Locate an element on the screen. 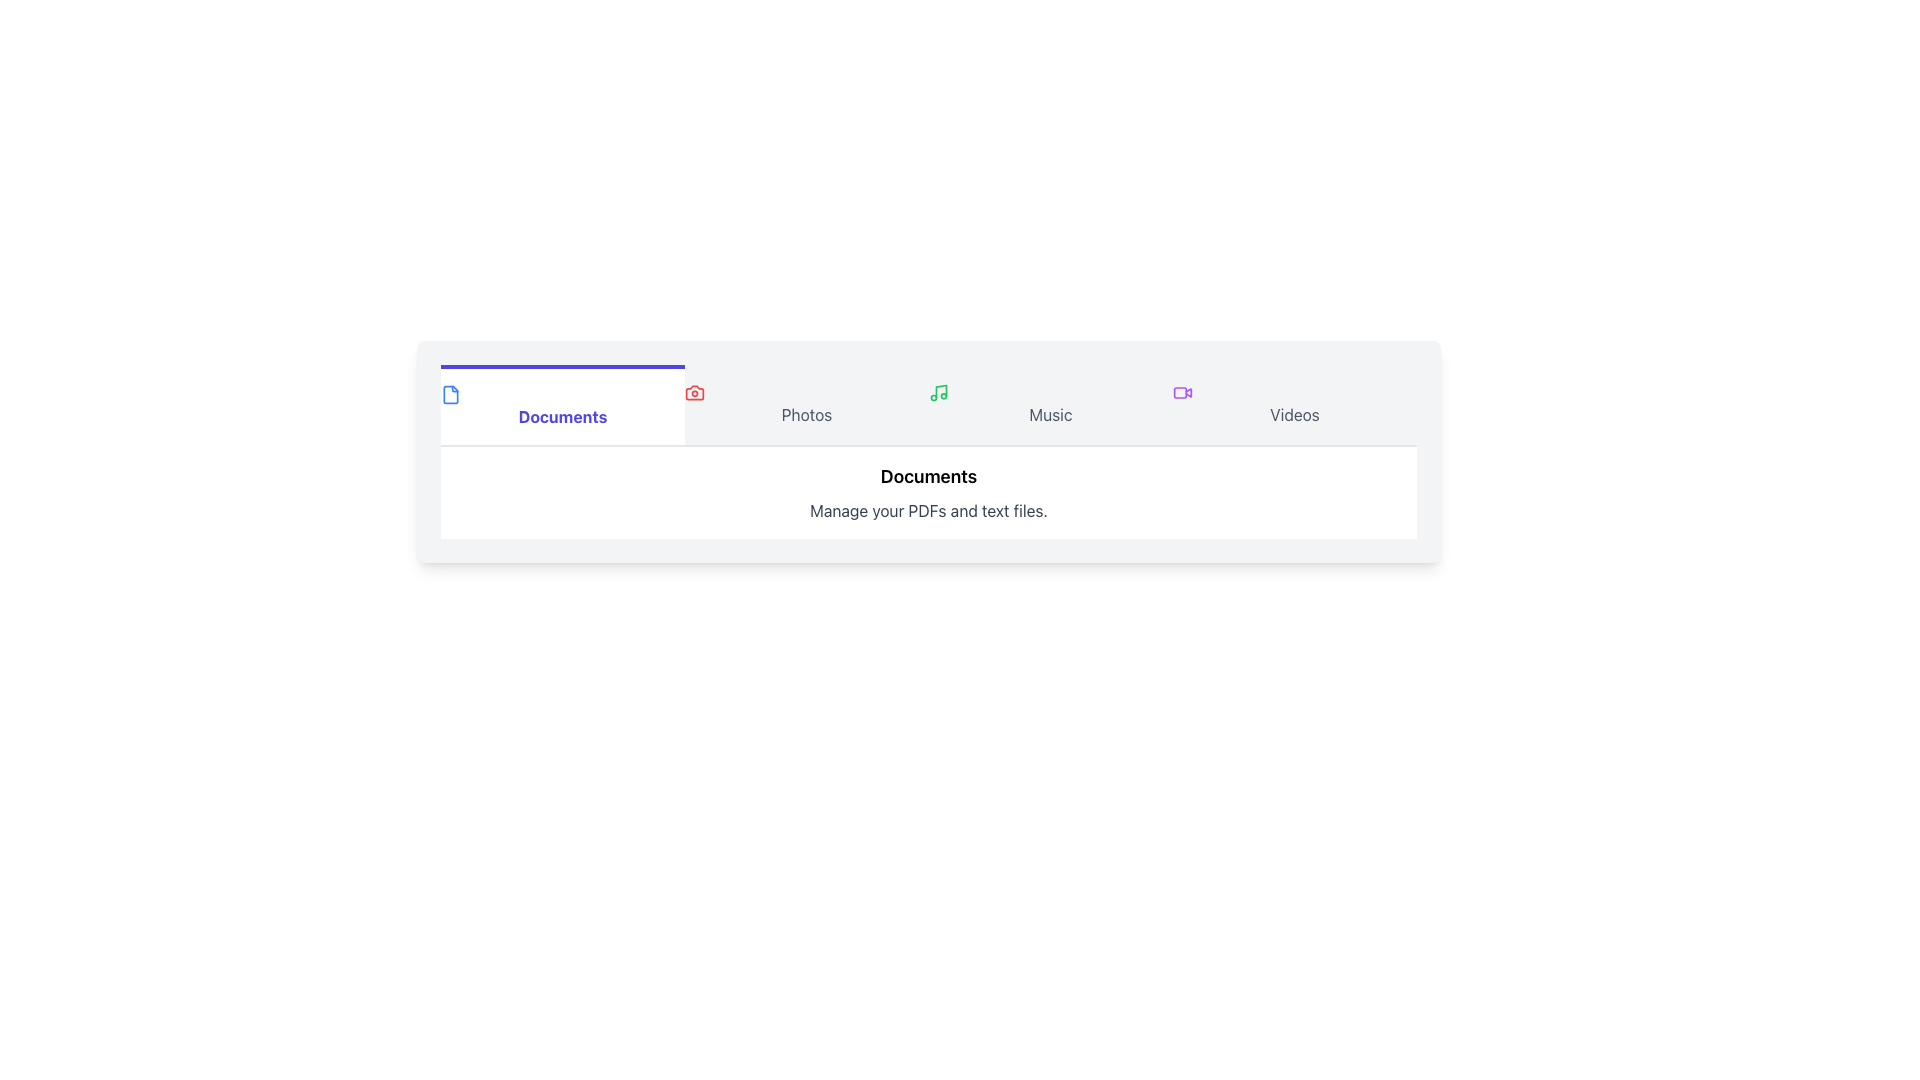 Image resolution: width=1920 pixels, height=1080 pixels. the Navigation Tab linked to the 'Music' section, positioned between 'Photos' and 'Videos' is located at coordinates (1050, 405).